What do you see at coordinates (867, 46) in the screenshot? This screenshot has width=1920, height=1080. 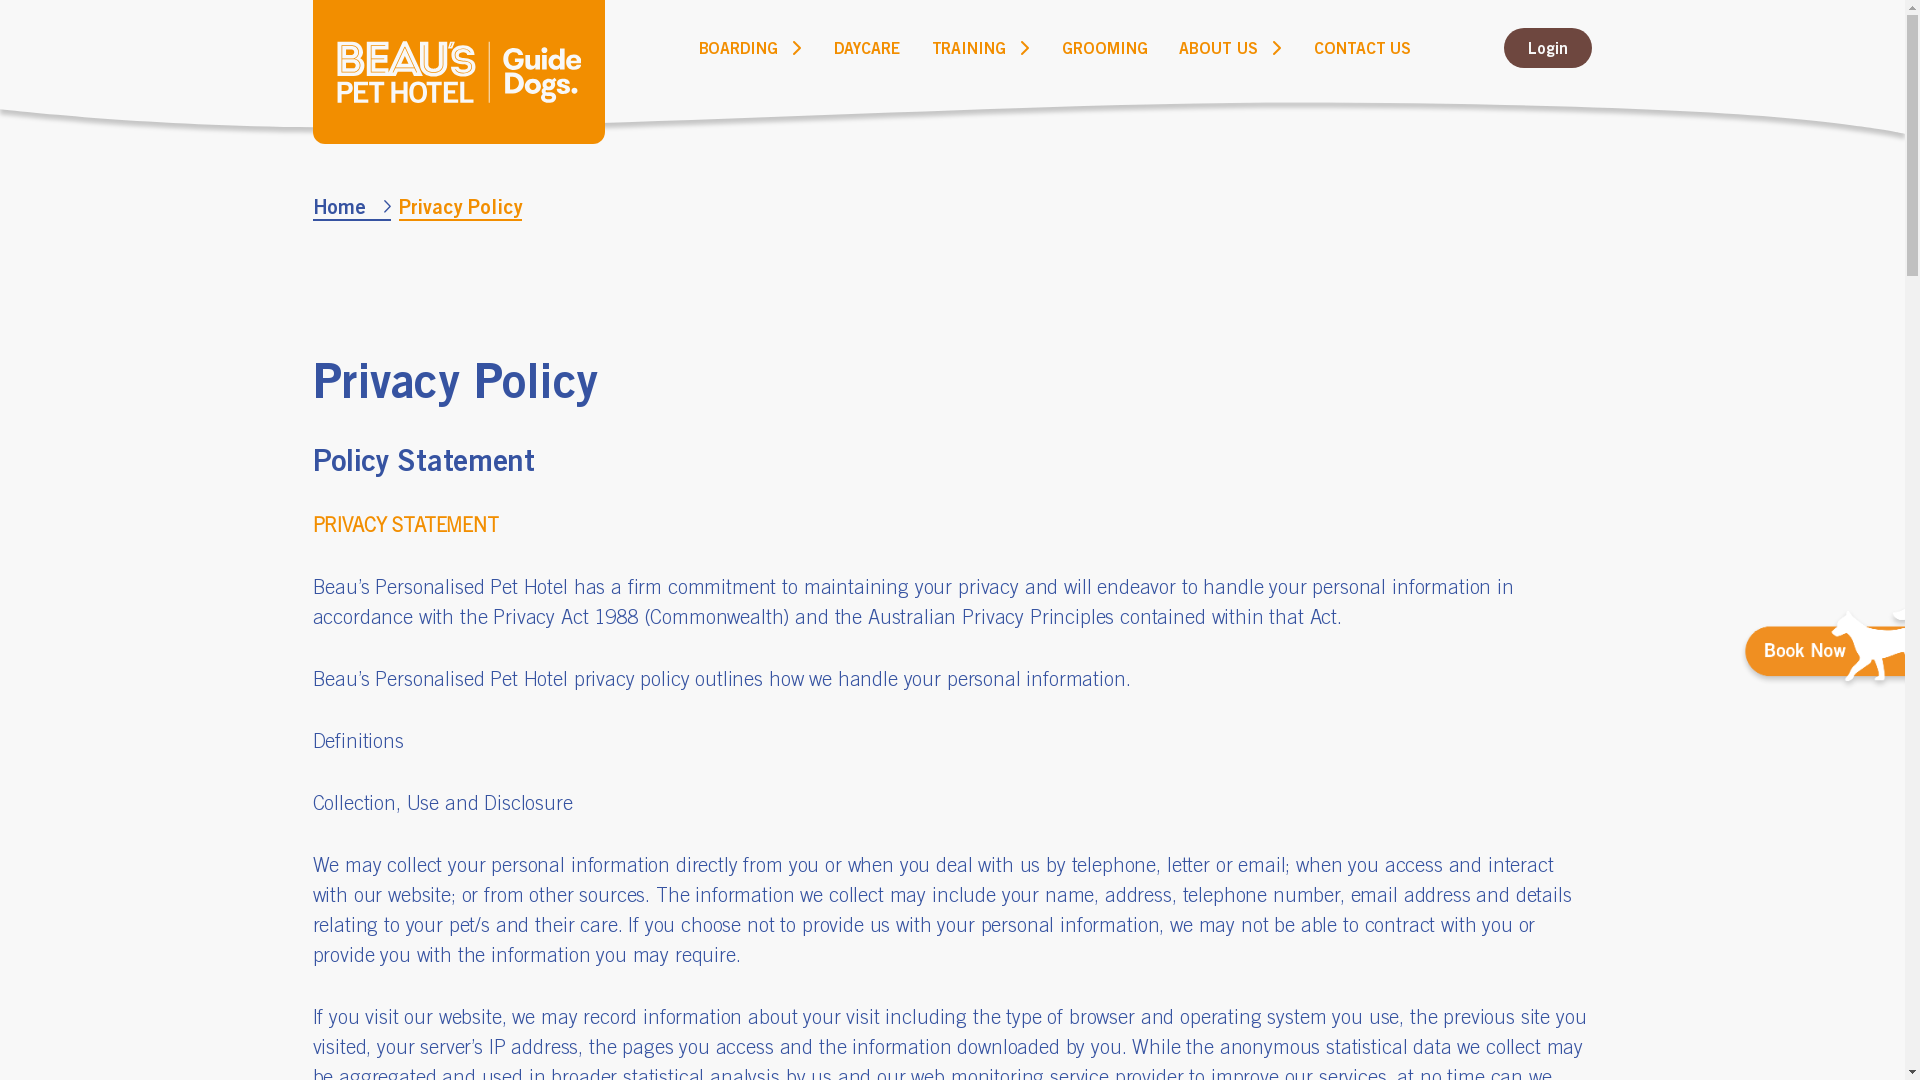 I see `'DAYCARE'` at bounding box center [867, 46].